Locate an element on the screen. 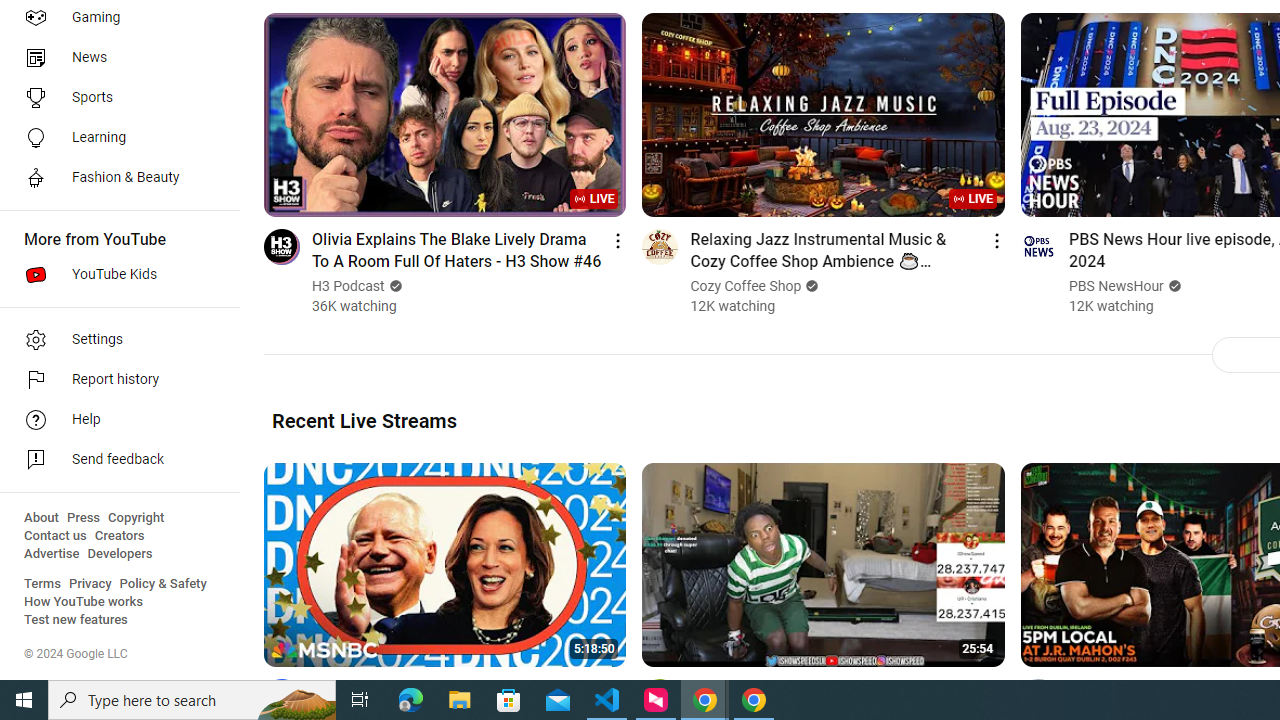 This screenshot has height=720, width=1280. 'Creators' is located at coordinates (118, 535).